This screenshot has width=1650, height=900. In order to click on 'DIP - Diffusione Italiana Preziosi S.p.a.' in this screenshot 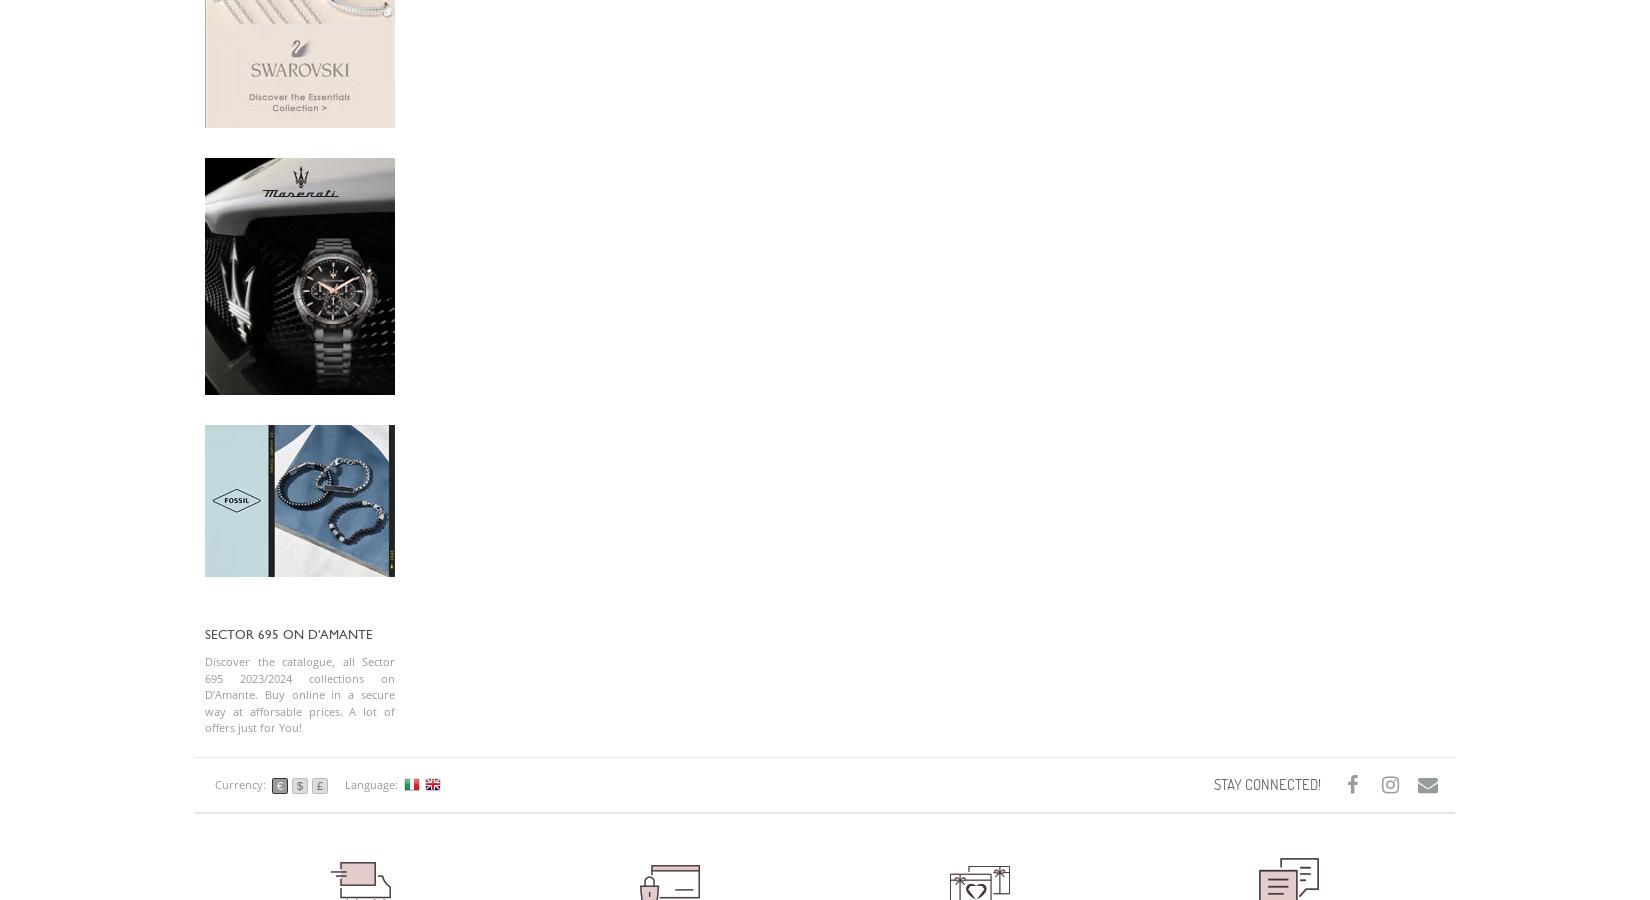, I will do `click(303, 113)`.